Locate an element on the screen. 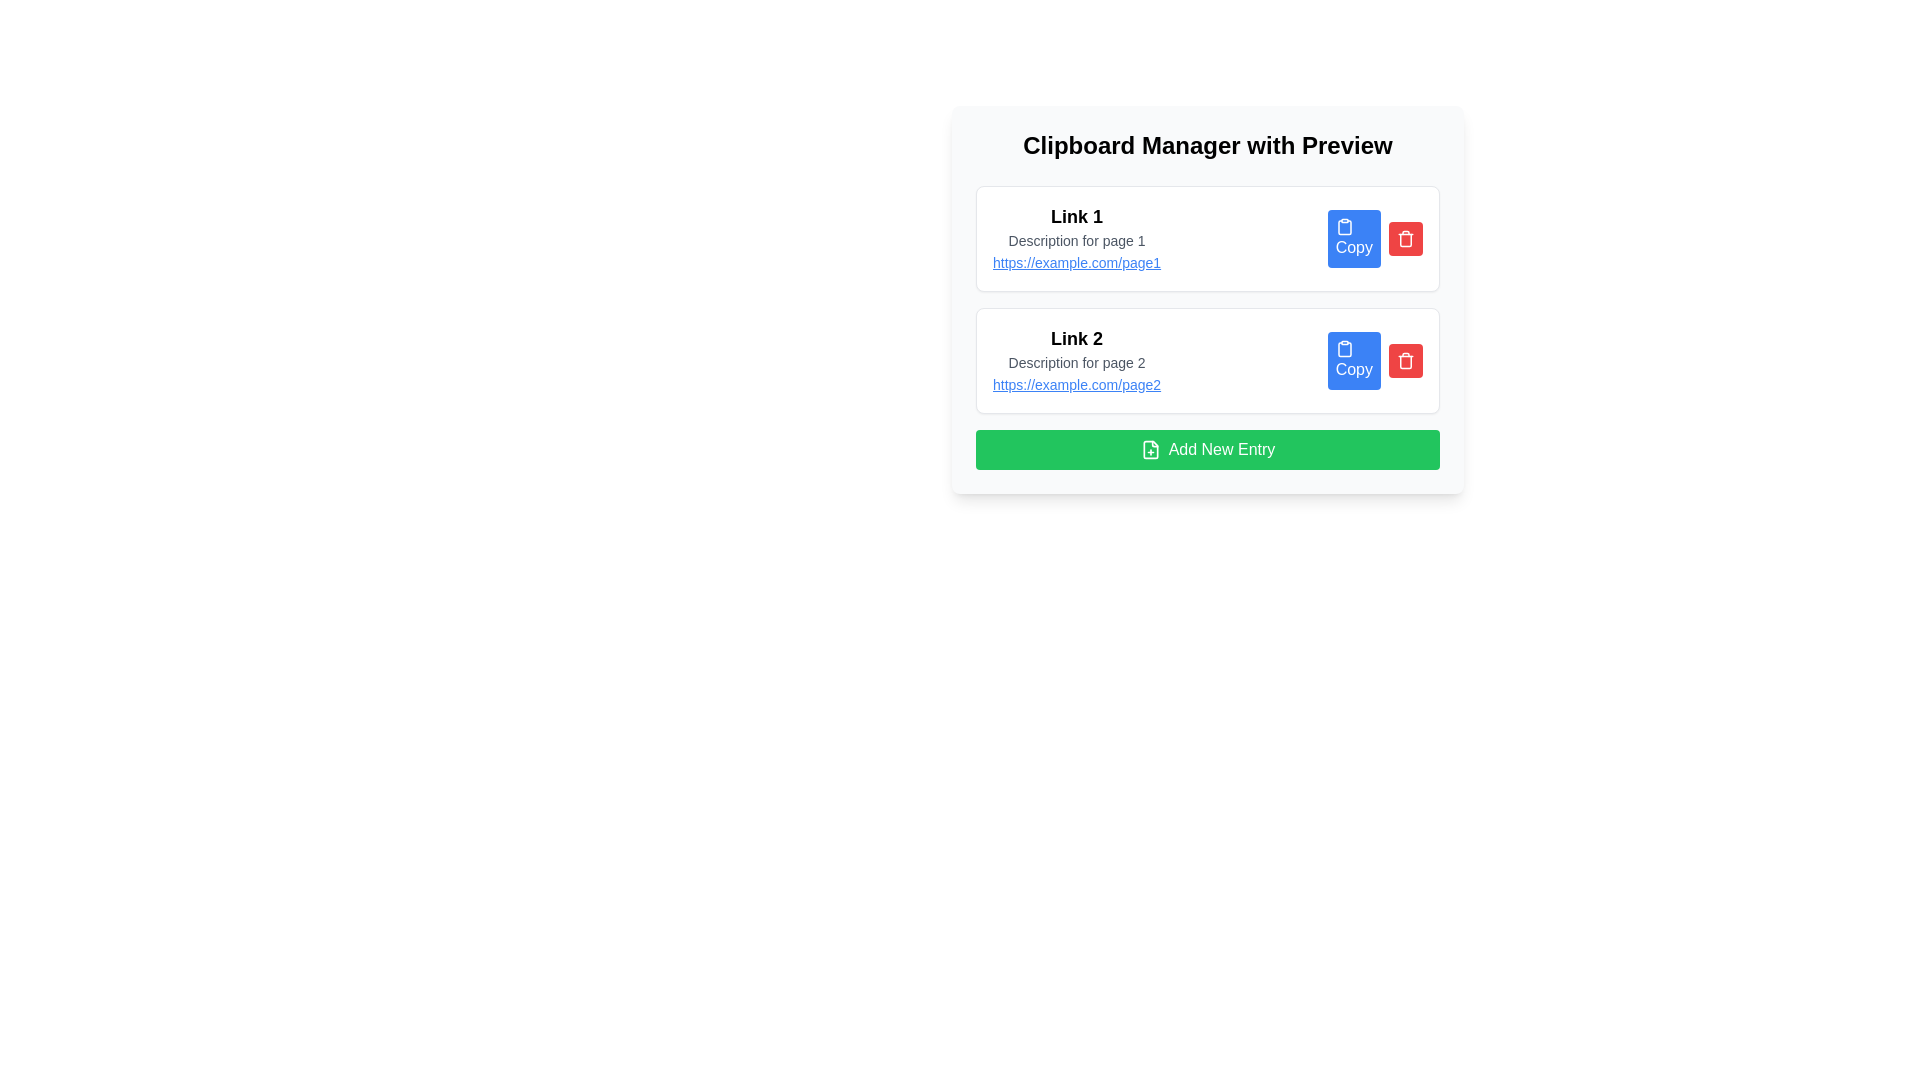  the small SVG icon resembling a file with a plus symbol, located to the left of the text in the green button labeled 'Add New Entry' at the bottom of the card is located at coordinates (1150, 450).